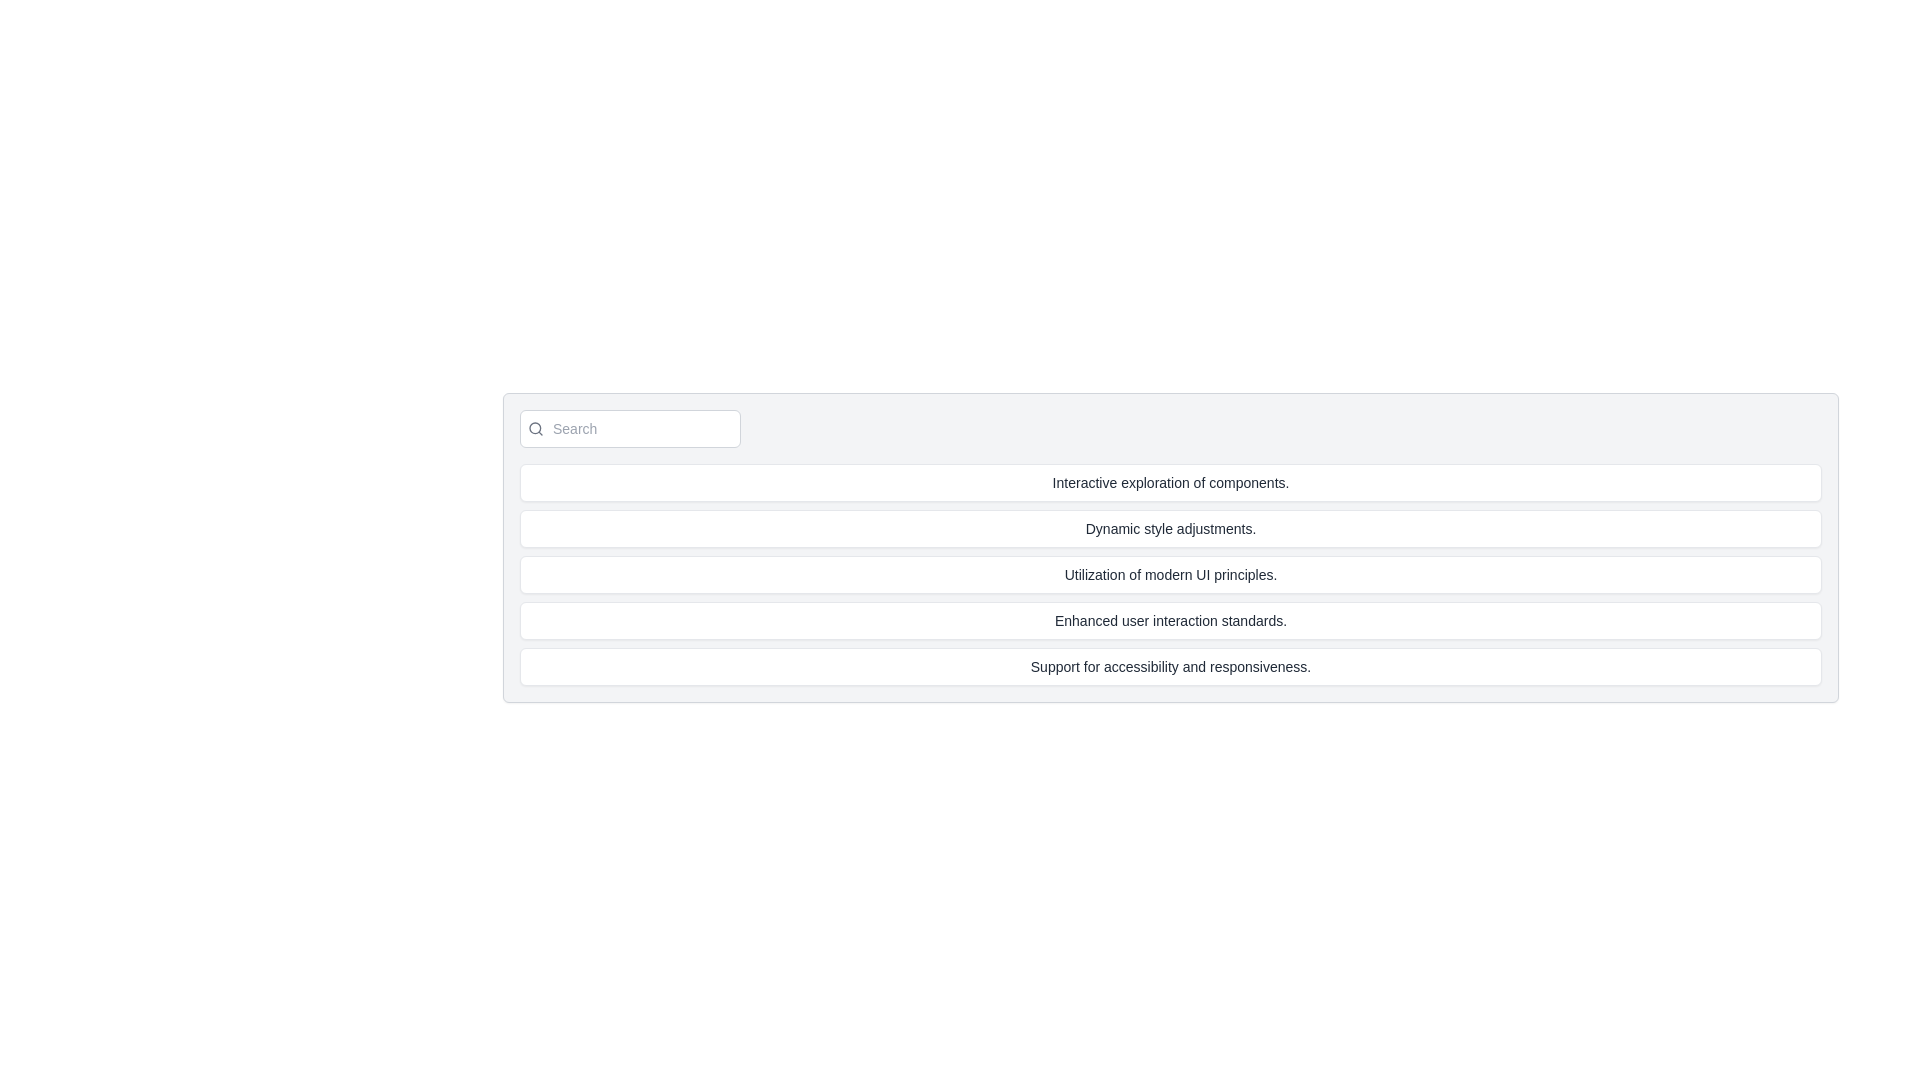 The height and width of the screenshot is (1080, 1920). What do you see at coordinates (1043, 667) in the screenshot?
I see `the character 'u'` at bounding box center [1043, 667].